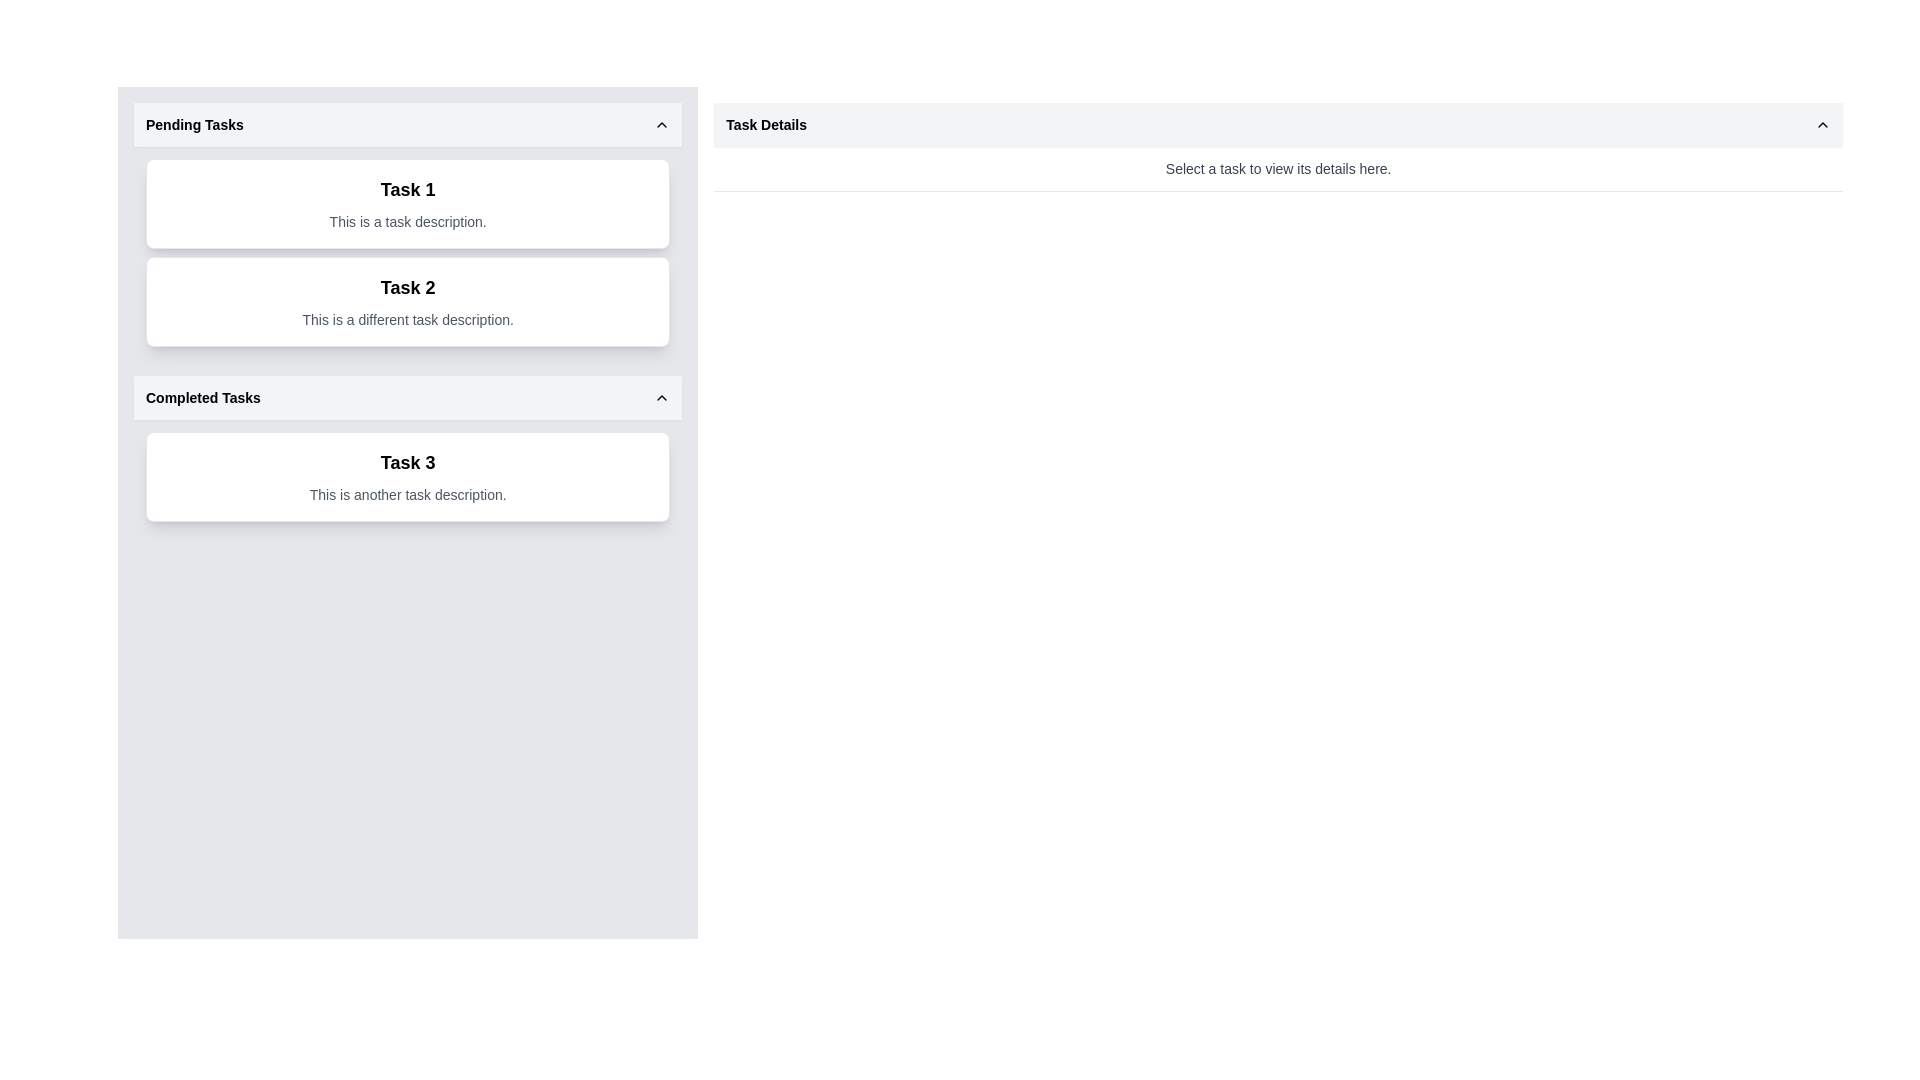 The image size is (1920, 1080). What do you see at coordinates (662, 124) in the screenshot?
I see `the chevron icon located at the right end of the 'Pending Tasks' header` at bounding box center [662, 124].